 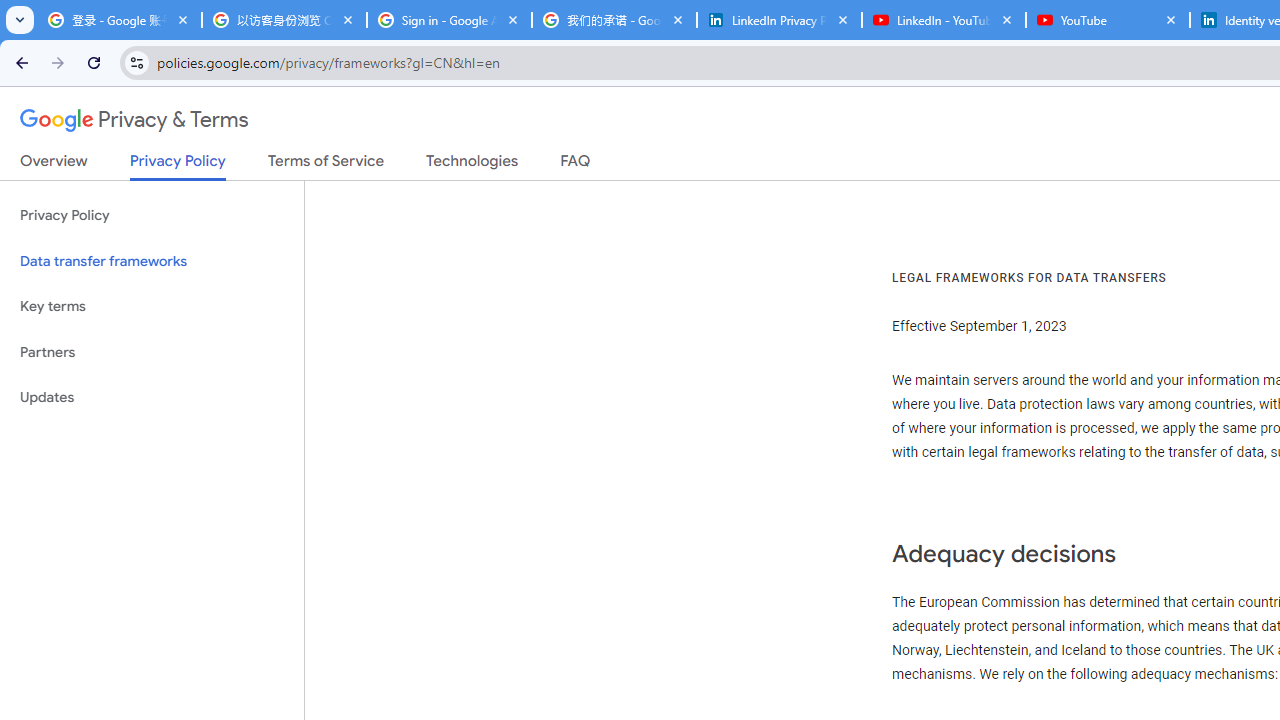 What do you see at coordinates (326, 164) in the screenshot?
I see `'Terms of Service'` at bounding box center [326, 164].